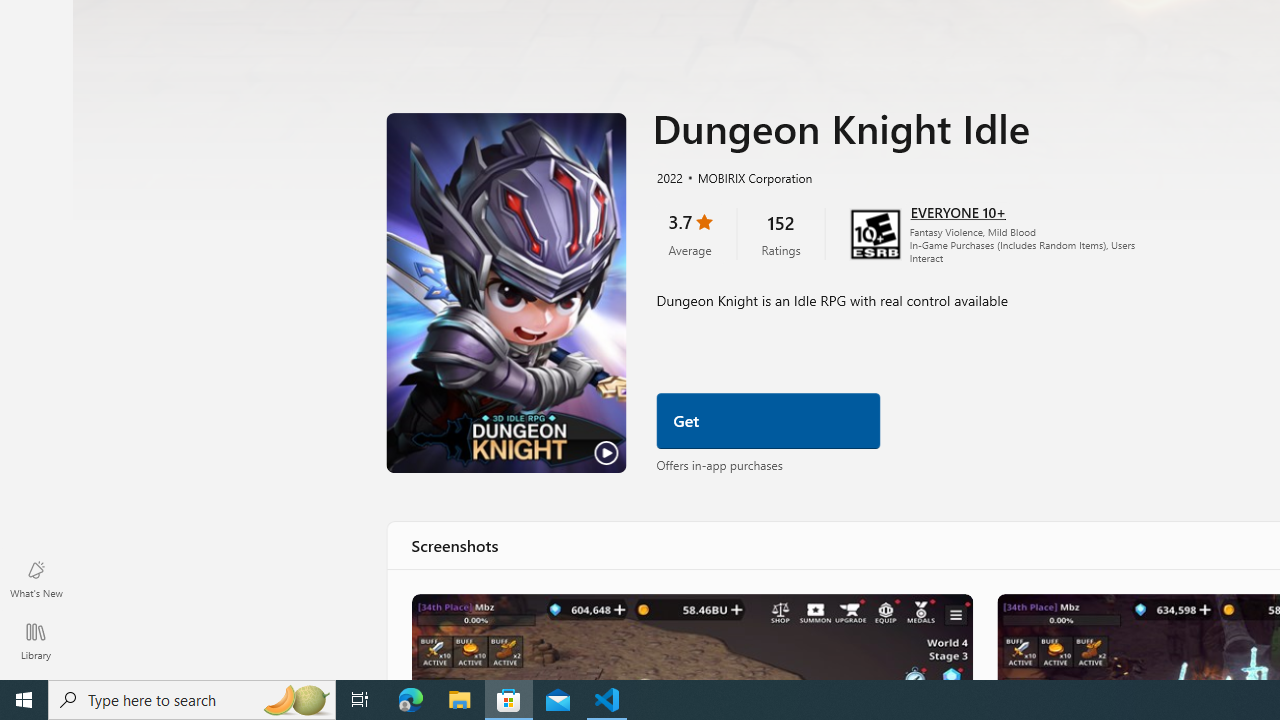 The image size is (1280, 720). What do you see at coordinates (745, 176) in the screenshot?
I see `'MOBIRIX Corporation'` at bounding box center [745, 176].